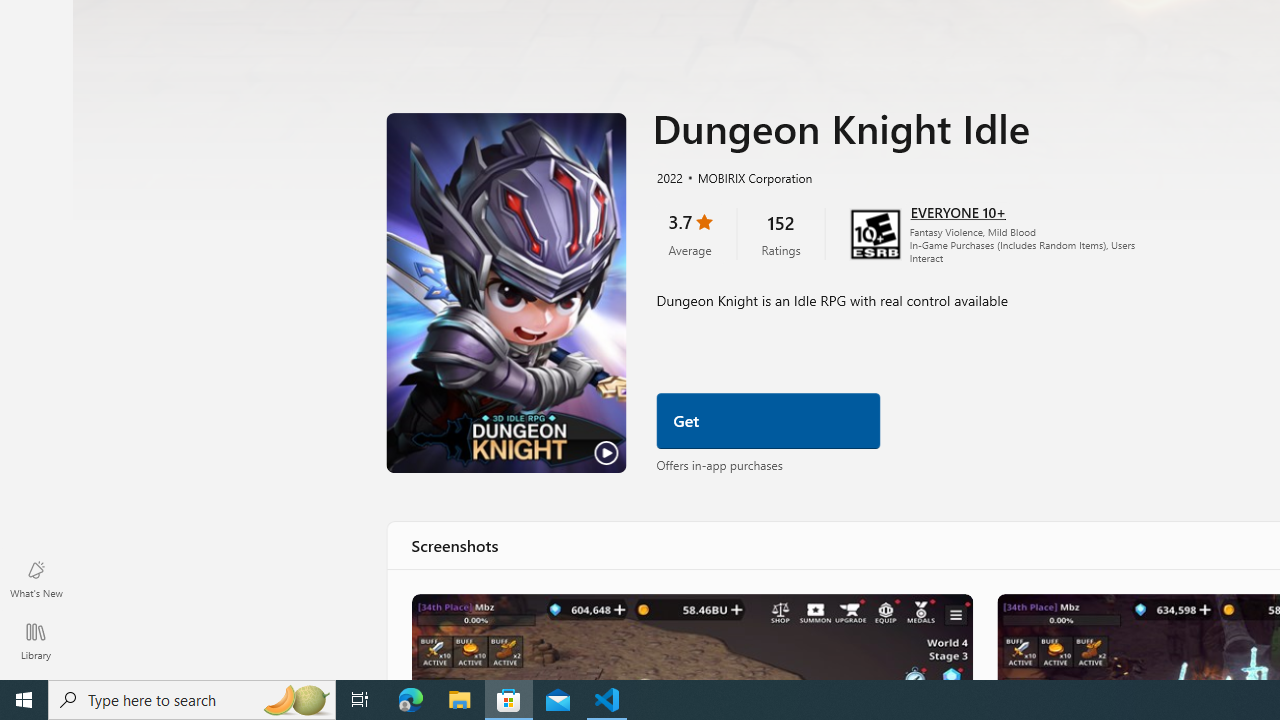 The image size is (1280, 720). What do you see at coordinates (745, 176) in the screenshot?
I see `'MOBIRIX Corporation'` at bounding box center [745, 176].